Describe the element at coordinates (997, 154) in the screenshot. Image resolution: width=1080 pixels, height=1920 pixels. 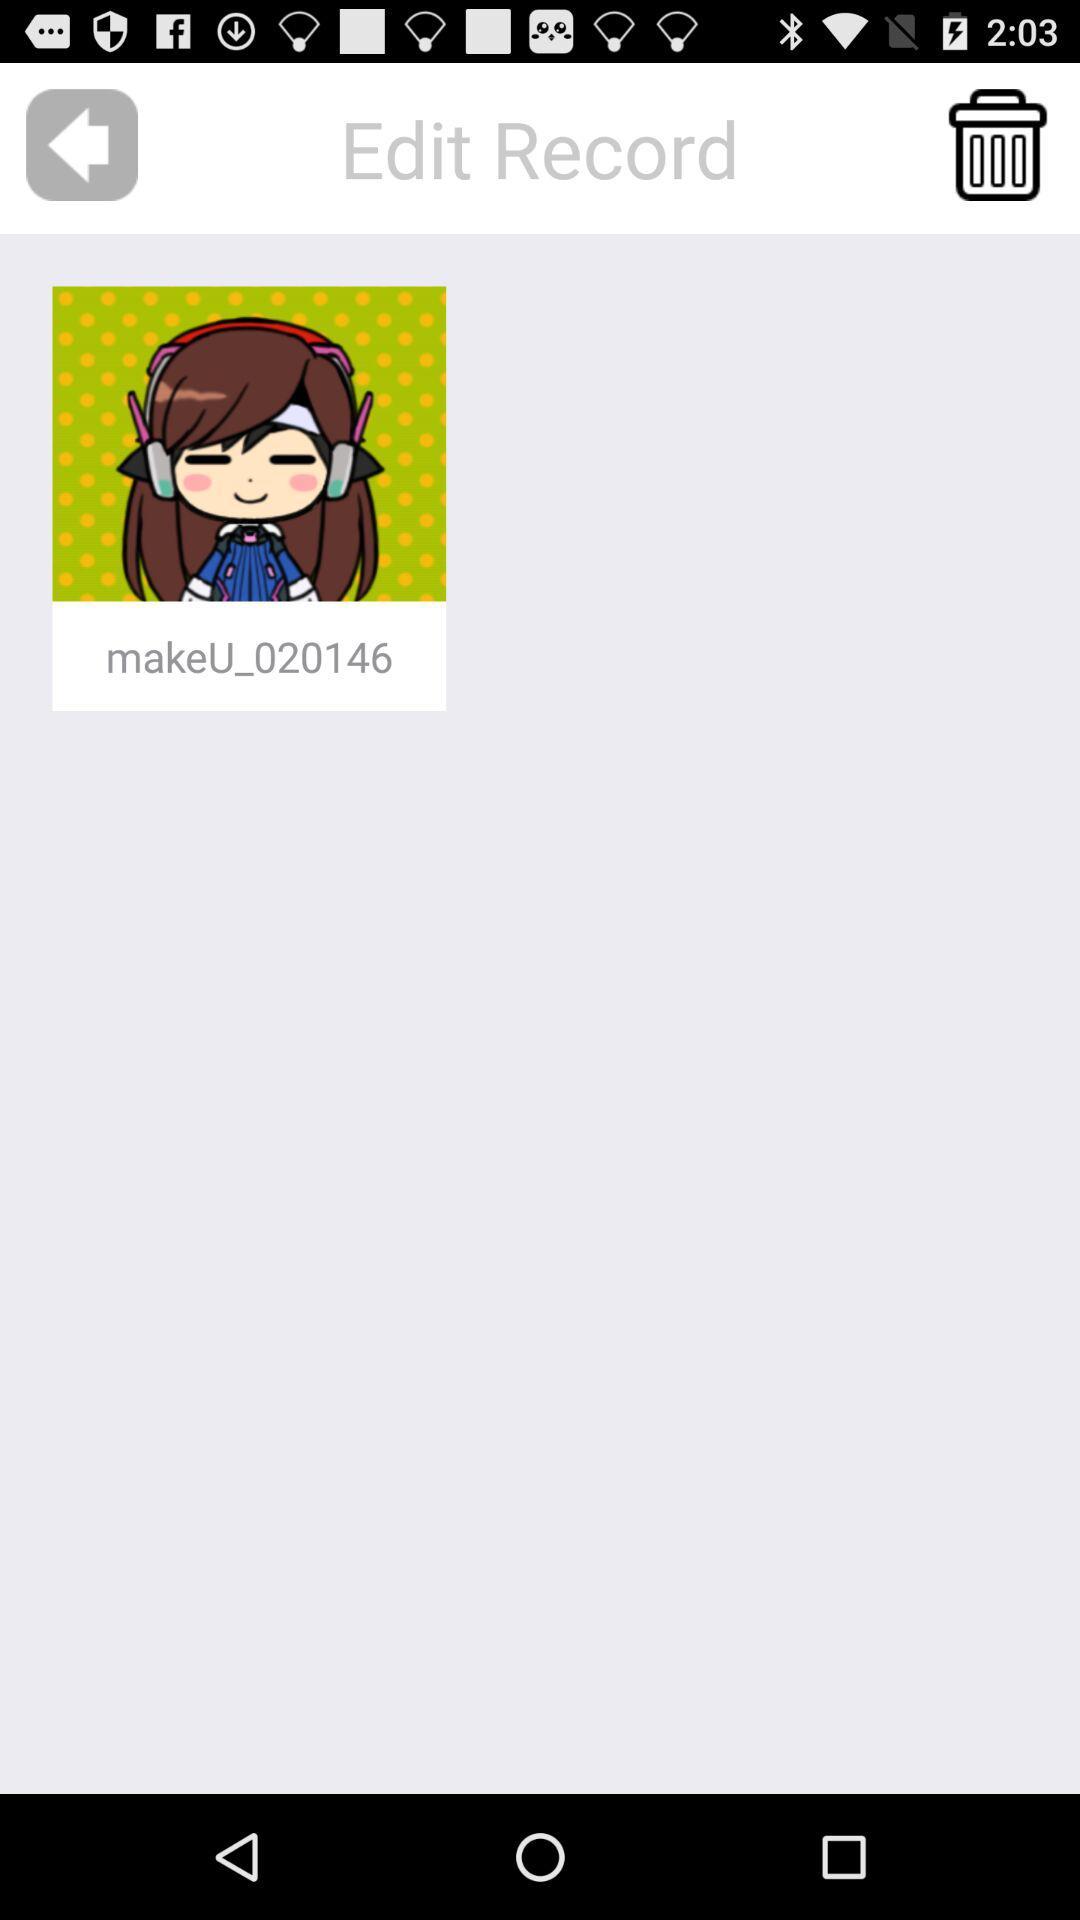
I see `the delete icon` at that location.